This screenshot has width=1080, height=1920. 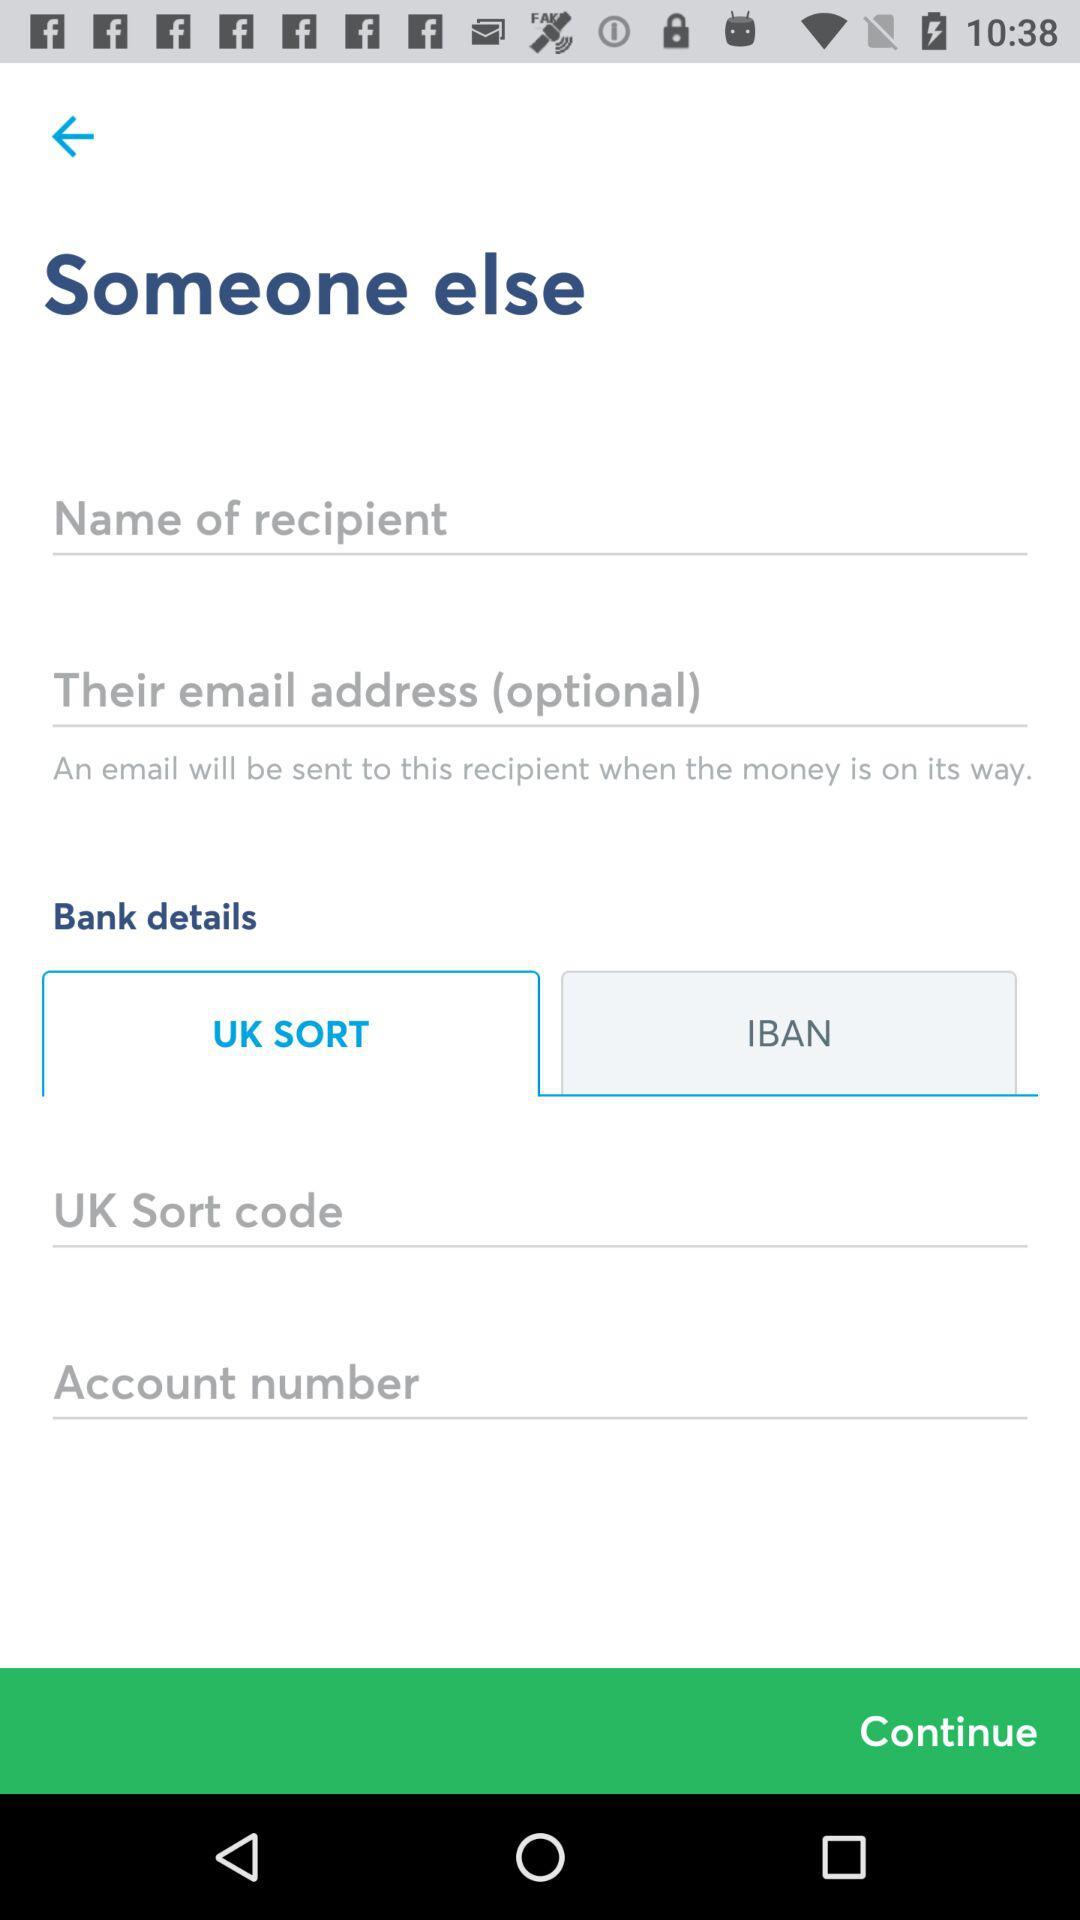 What do you see at coordinates (788, 1033) in the screenshot?
I see `the iban` at bounding box center [788, 1033].